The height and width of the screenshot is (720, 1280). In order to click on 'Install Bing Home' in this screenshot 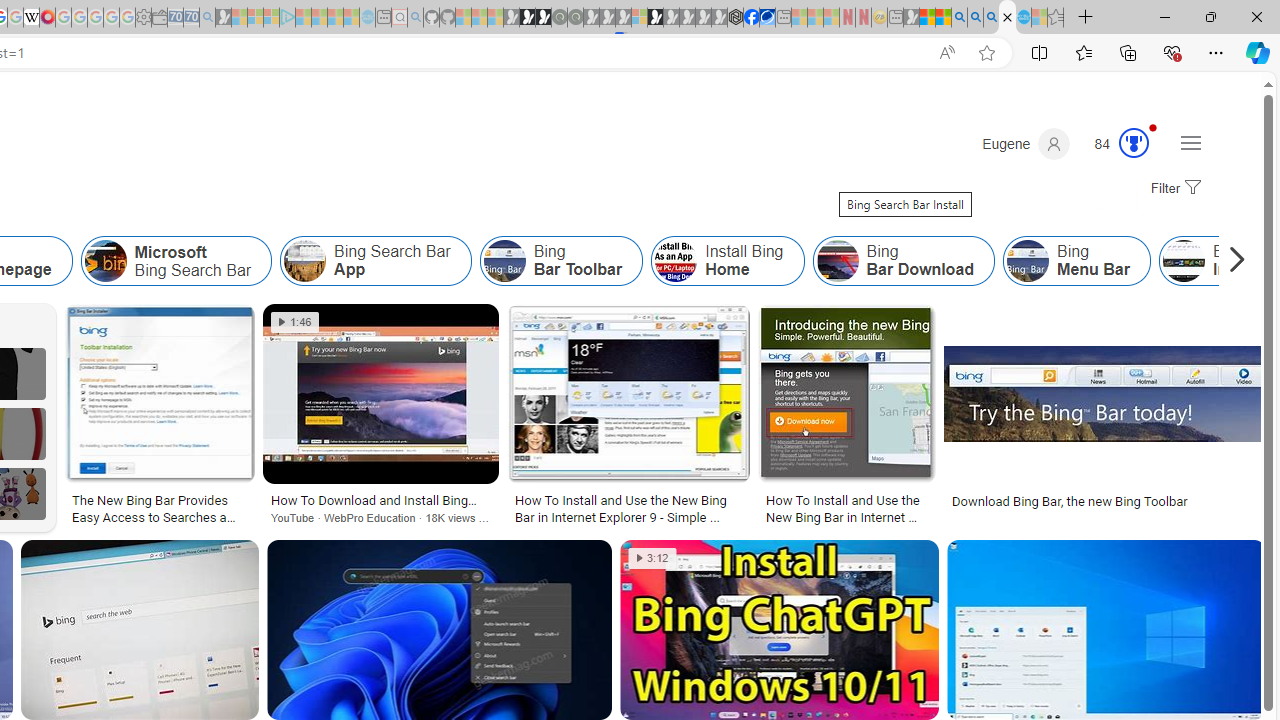, I will do `click(676, 260)`.